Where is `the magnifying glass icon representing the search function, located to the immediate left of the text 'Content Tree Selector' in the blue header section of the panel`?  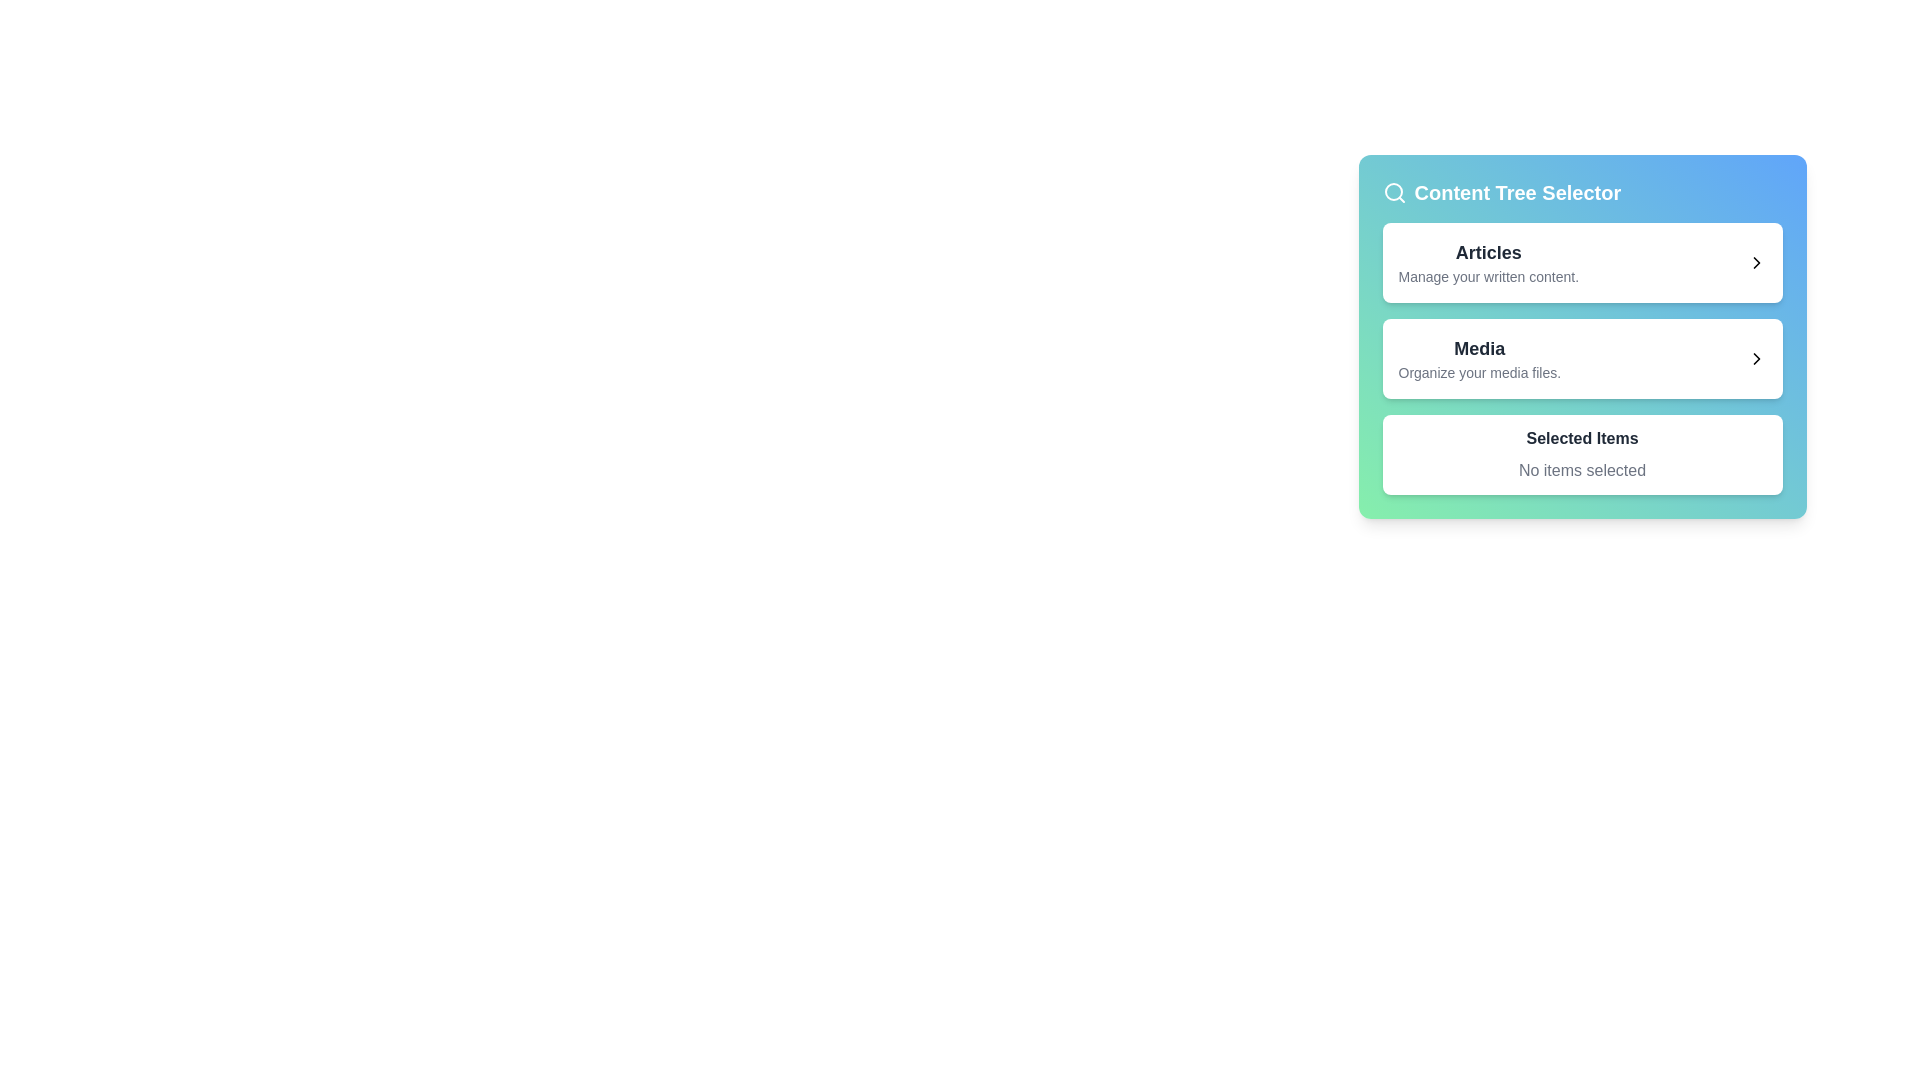
the magnifying glass icon representing the search function, located to the immediate left of the text 'Content Tree Selector' in the blue header section of the panel is located at coordinates (1393, 192).